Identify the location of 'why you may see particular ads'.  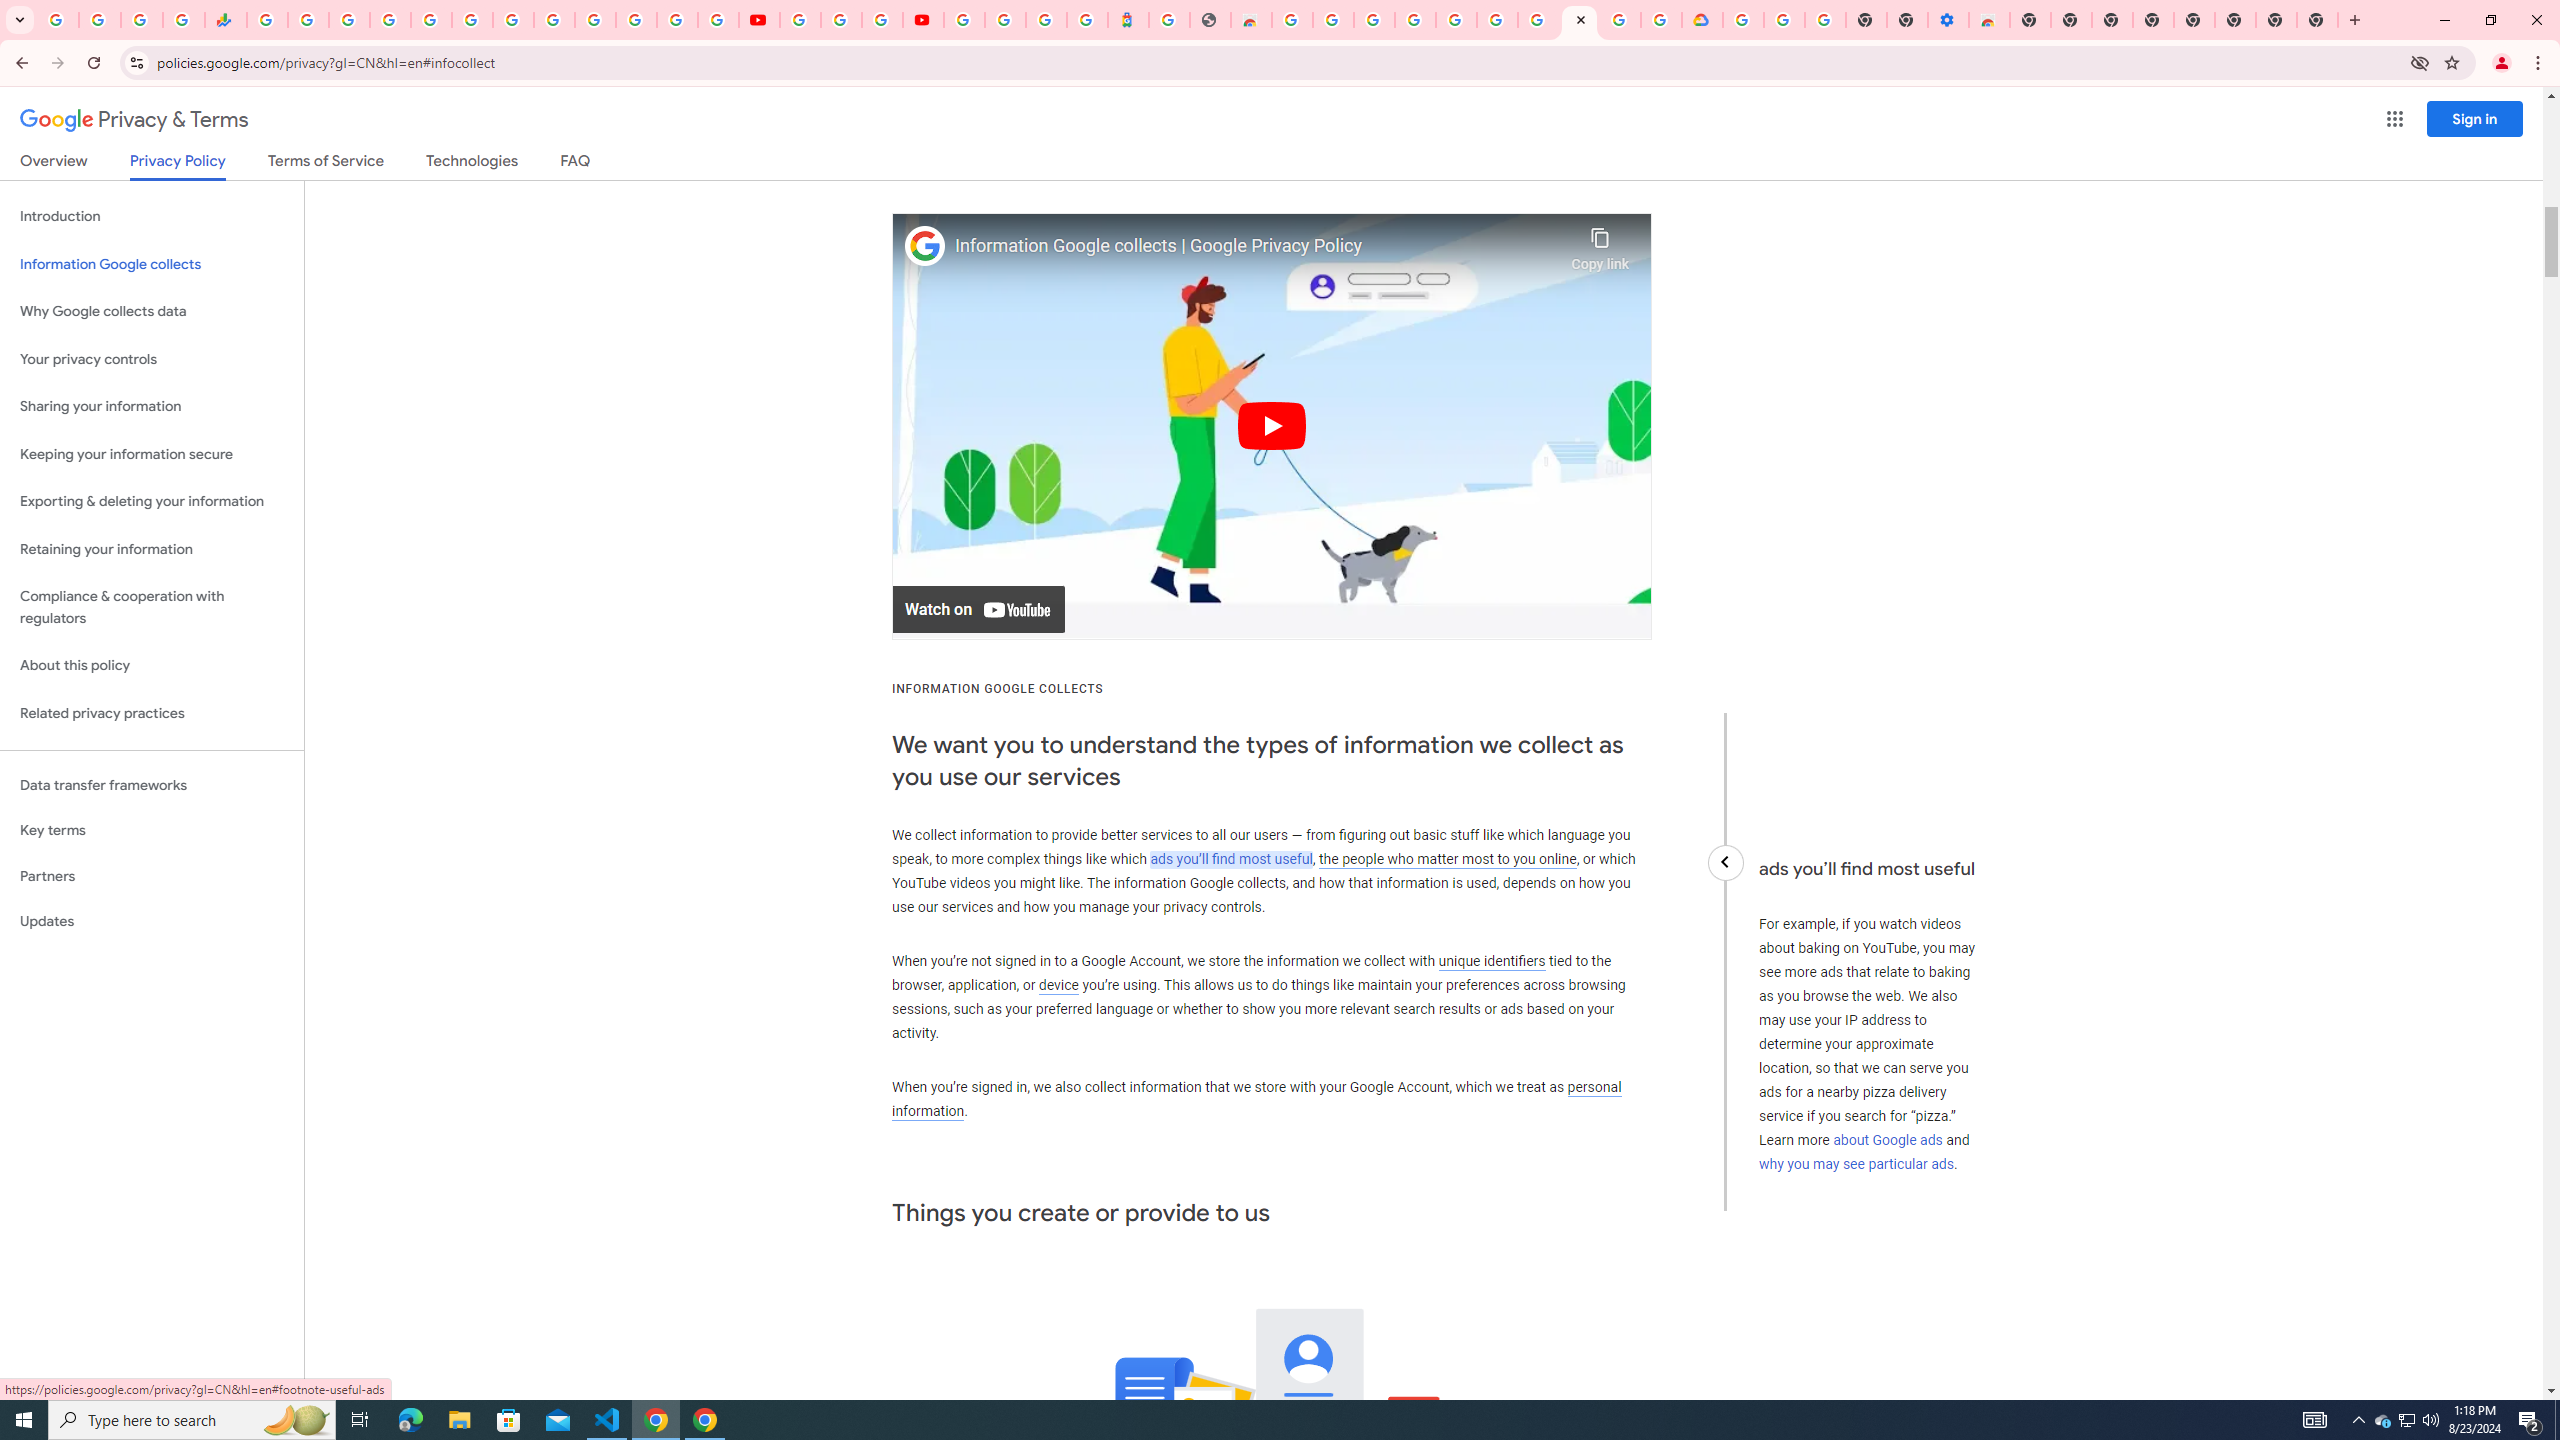
(1855, 1164).